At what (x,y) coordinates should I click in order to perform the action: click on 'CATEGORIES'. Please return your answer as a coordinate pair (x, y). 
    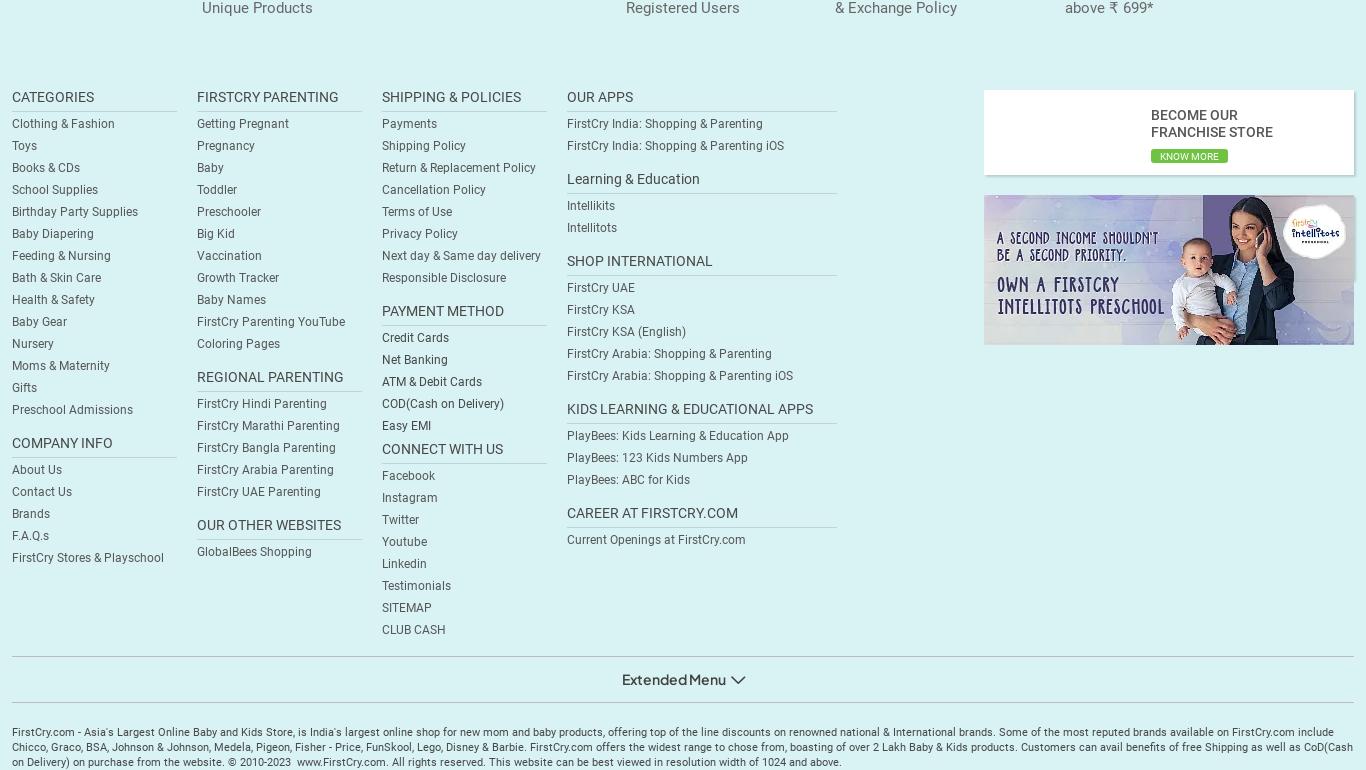
    Looking at the image, I should click on (53, 96).